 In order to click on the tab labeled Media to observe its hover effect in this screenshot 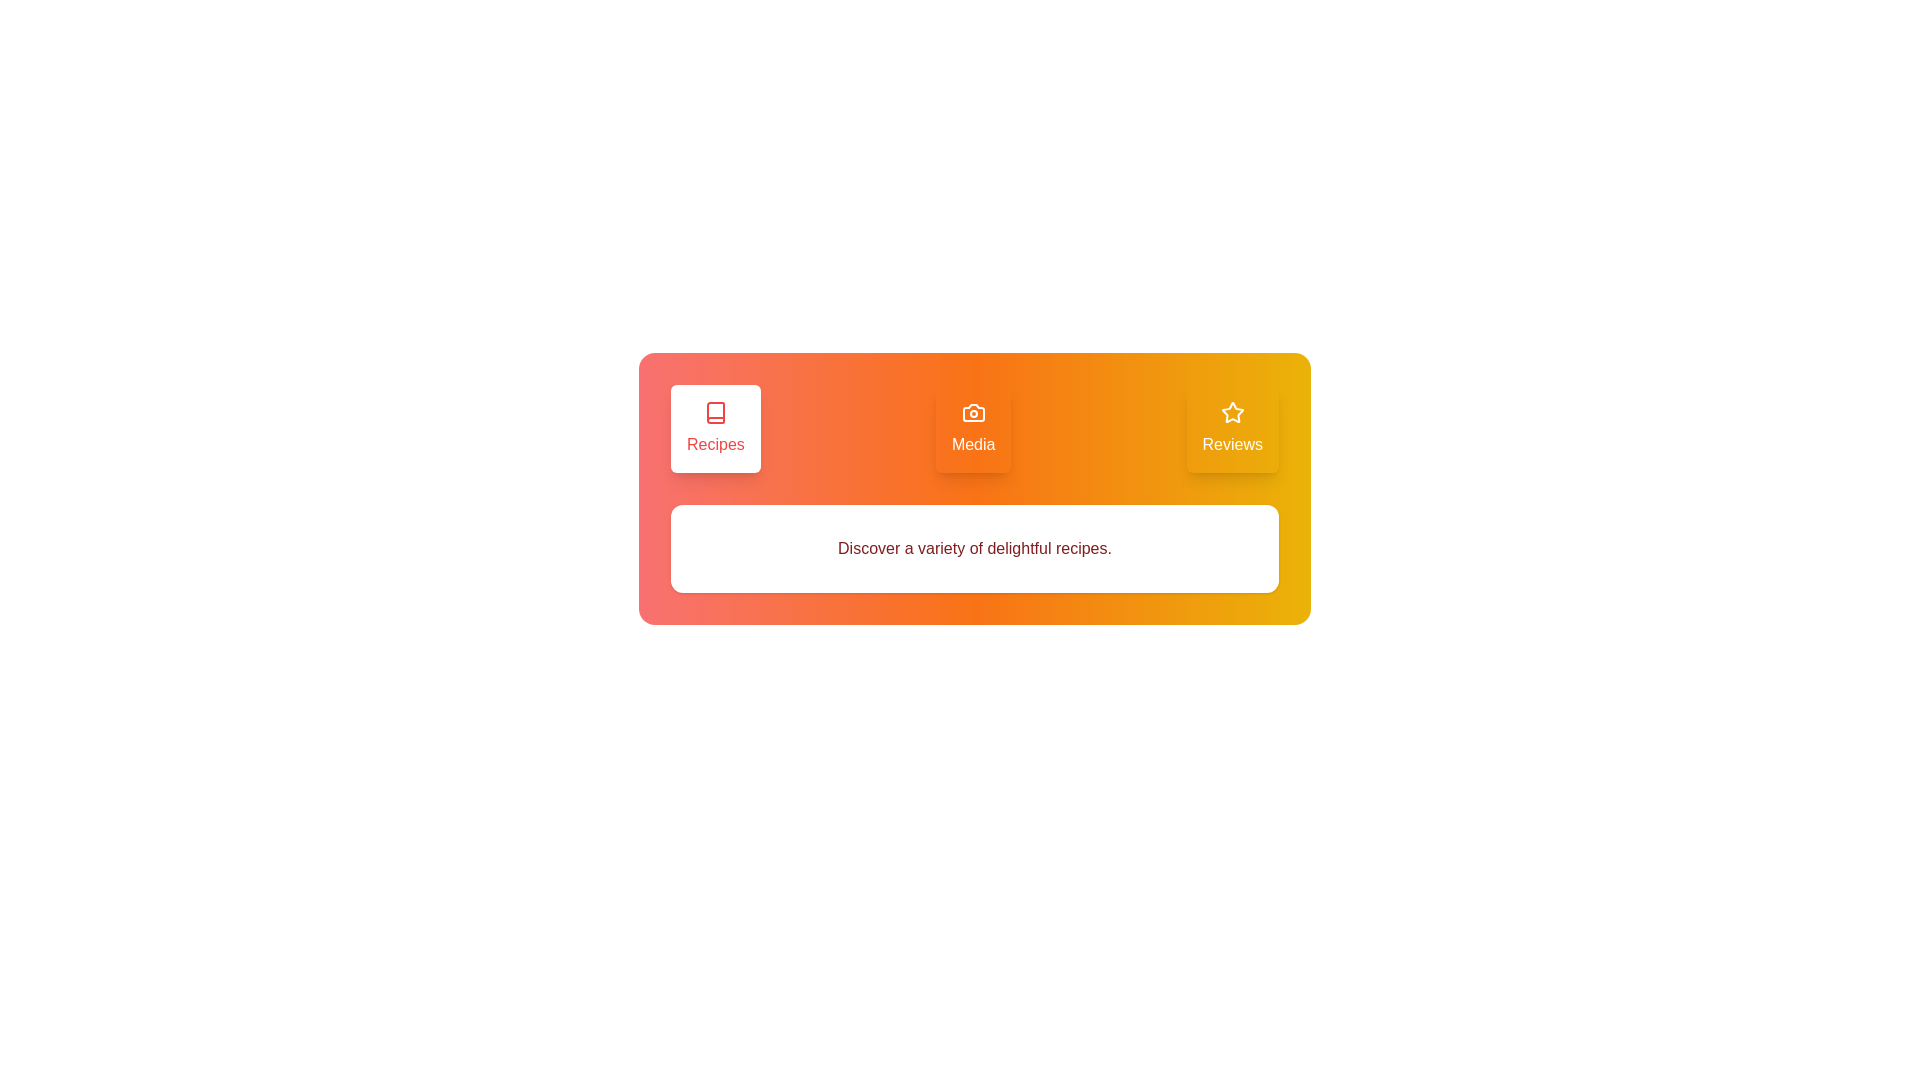, I will do `click(973, 427)`.